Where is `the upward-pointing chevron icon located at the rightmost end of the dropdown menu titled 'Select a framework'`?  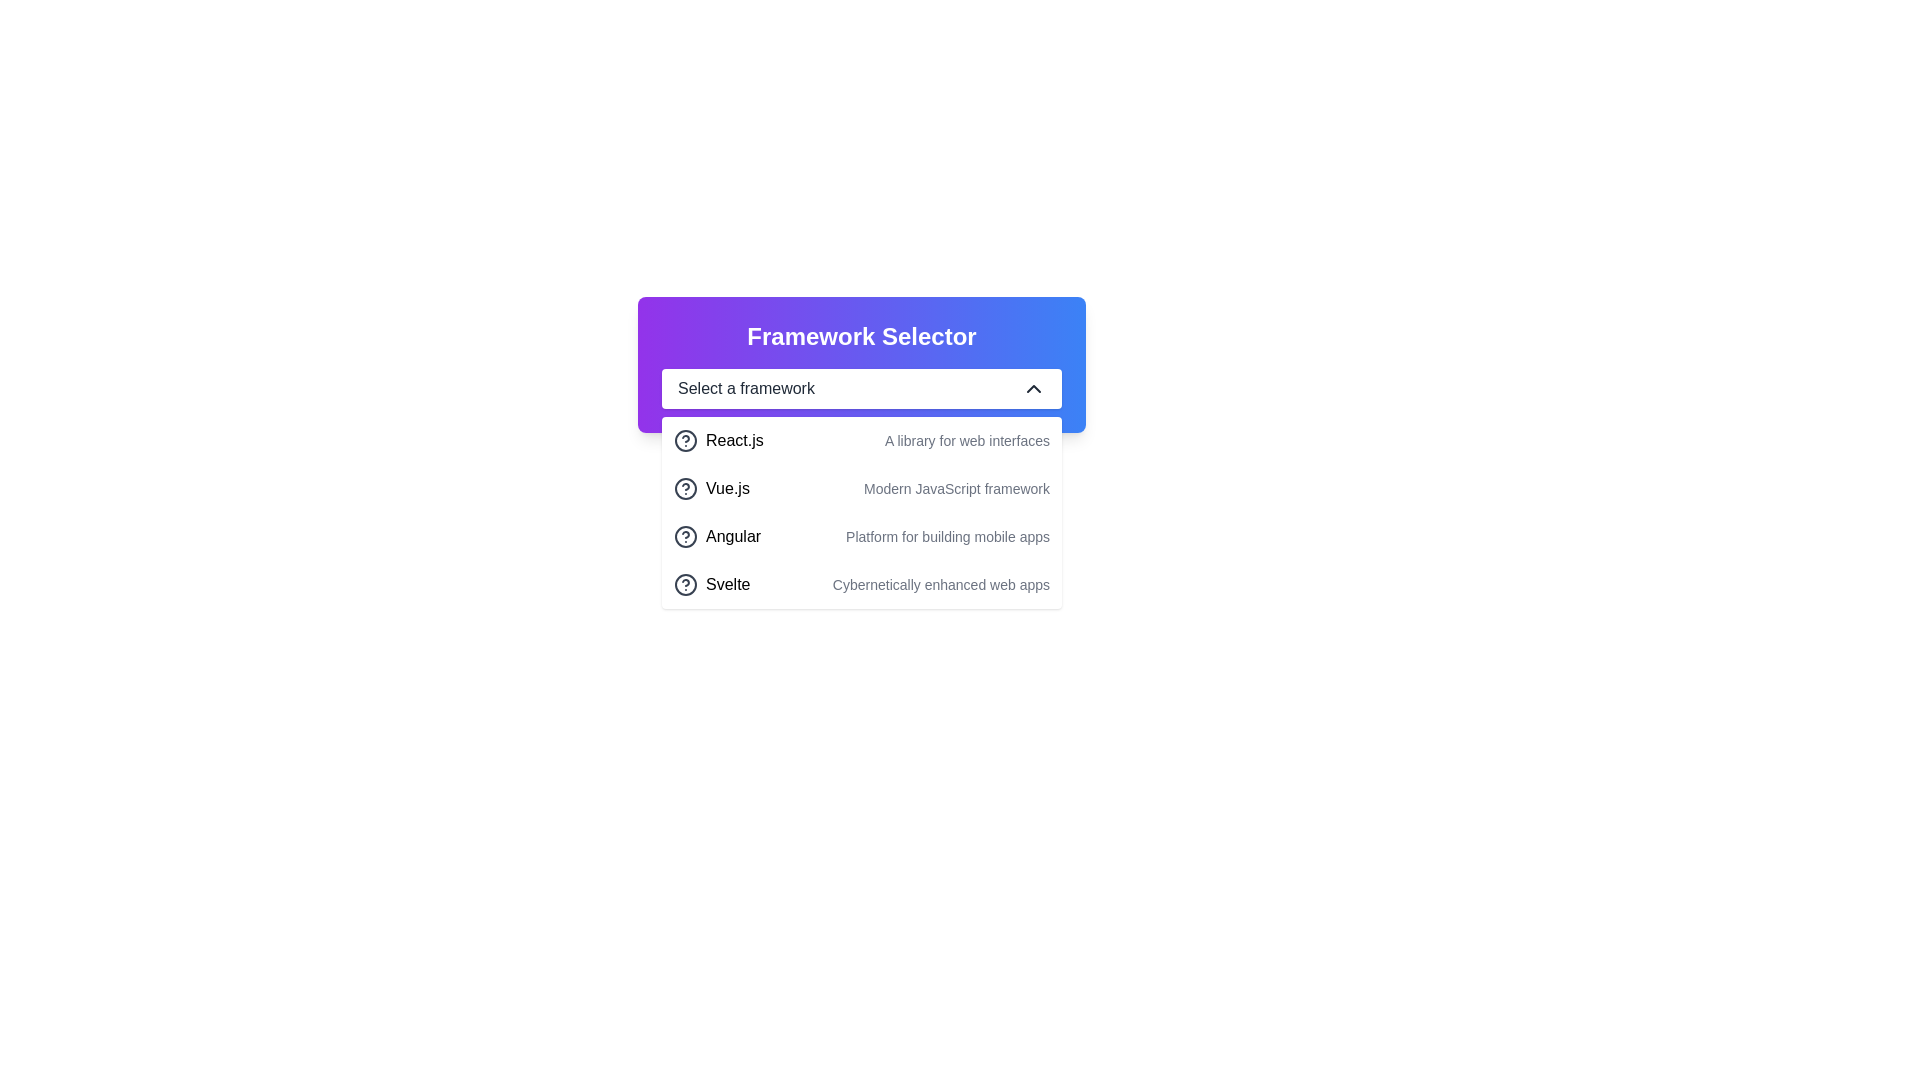
the upward-pointing chevron icon located at the rightmost end of the dropdown menu titled 'Select a framework' is located at coordinates (1033, 389).